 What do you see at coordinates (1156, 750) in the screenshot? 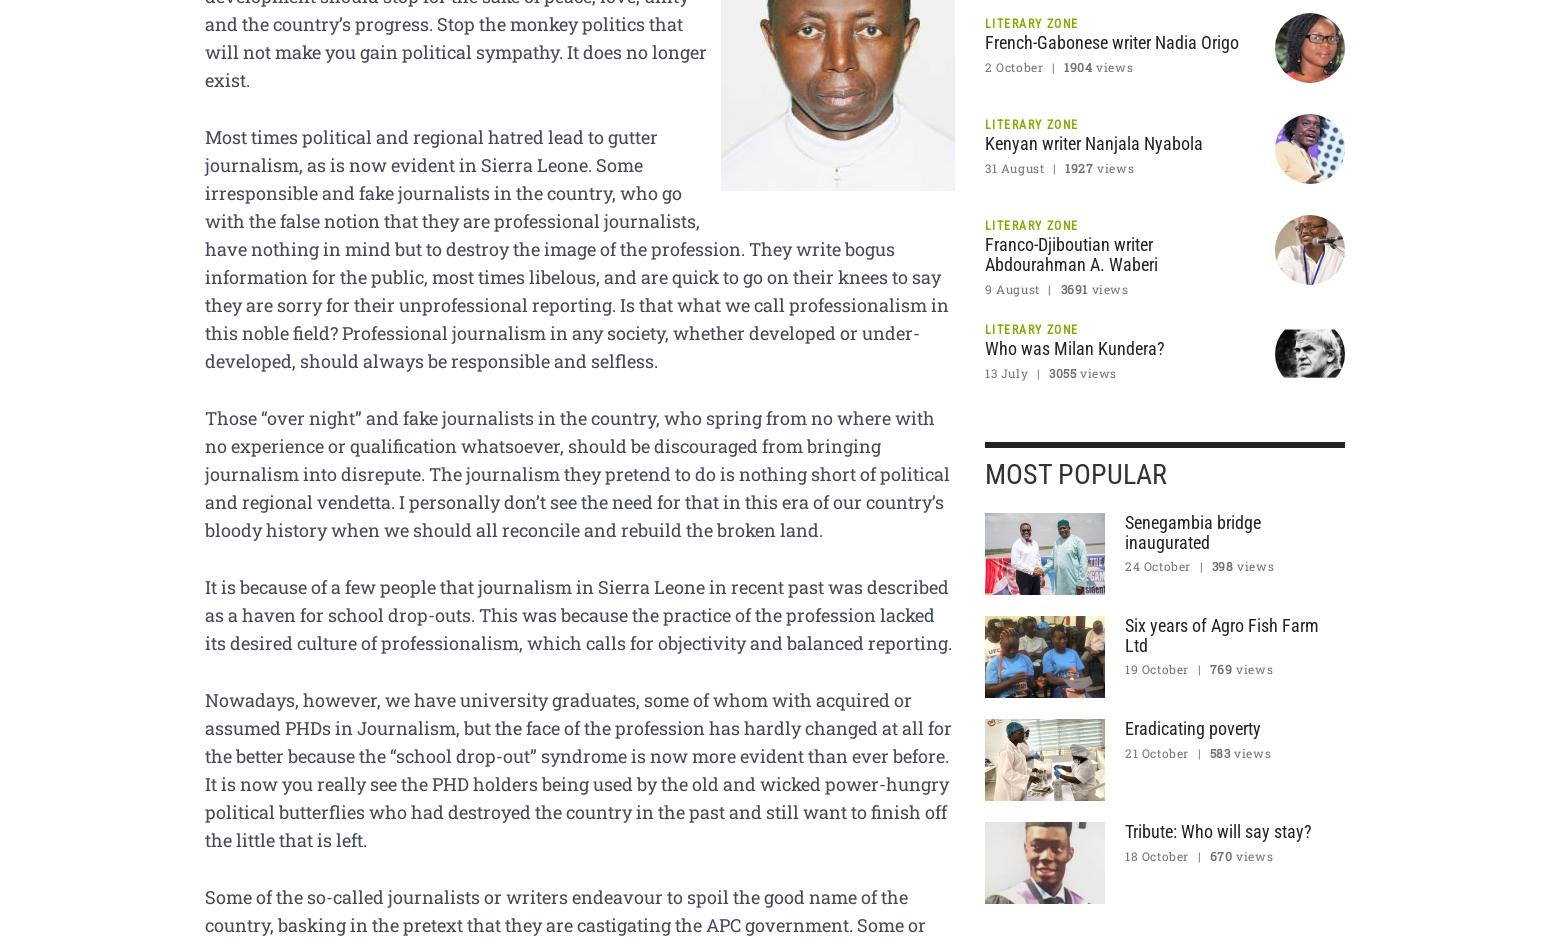
I see `'21 October'` at bounding box center [1156, 750].